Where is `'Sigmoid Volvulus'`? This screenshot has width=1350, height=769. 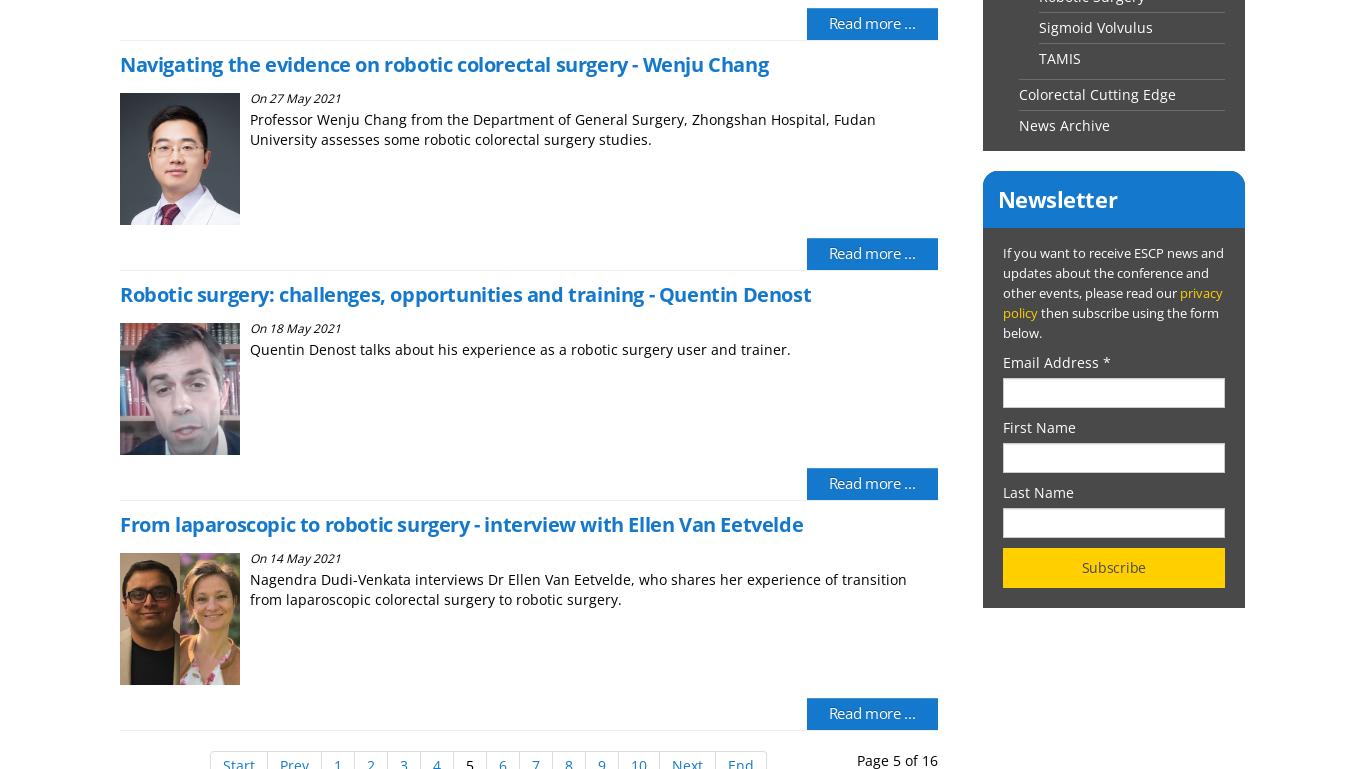
'Sigmoid Volvulus' is located at coordinates (1094, 26).